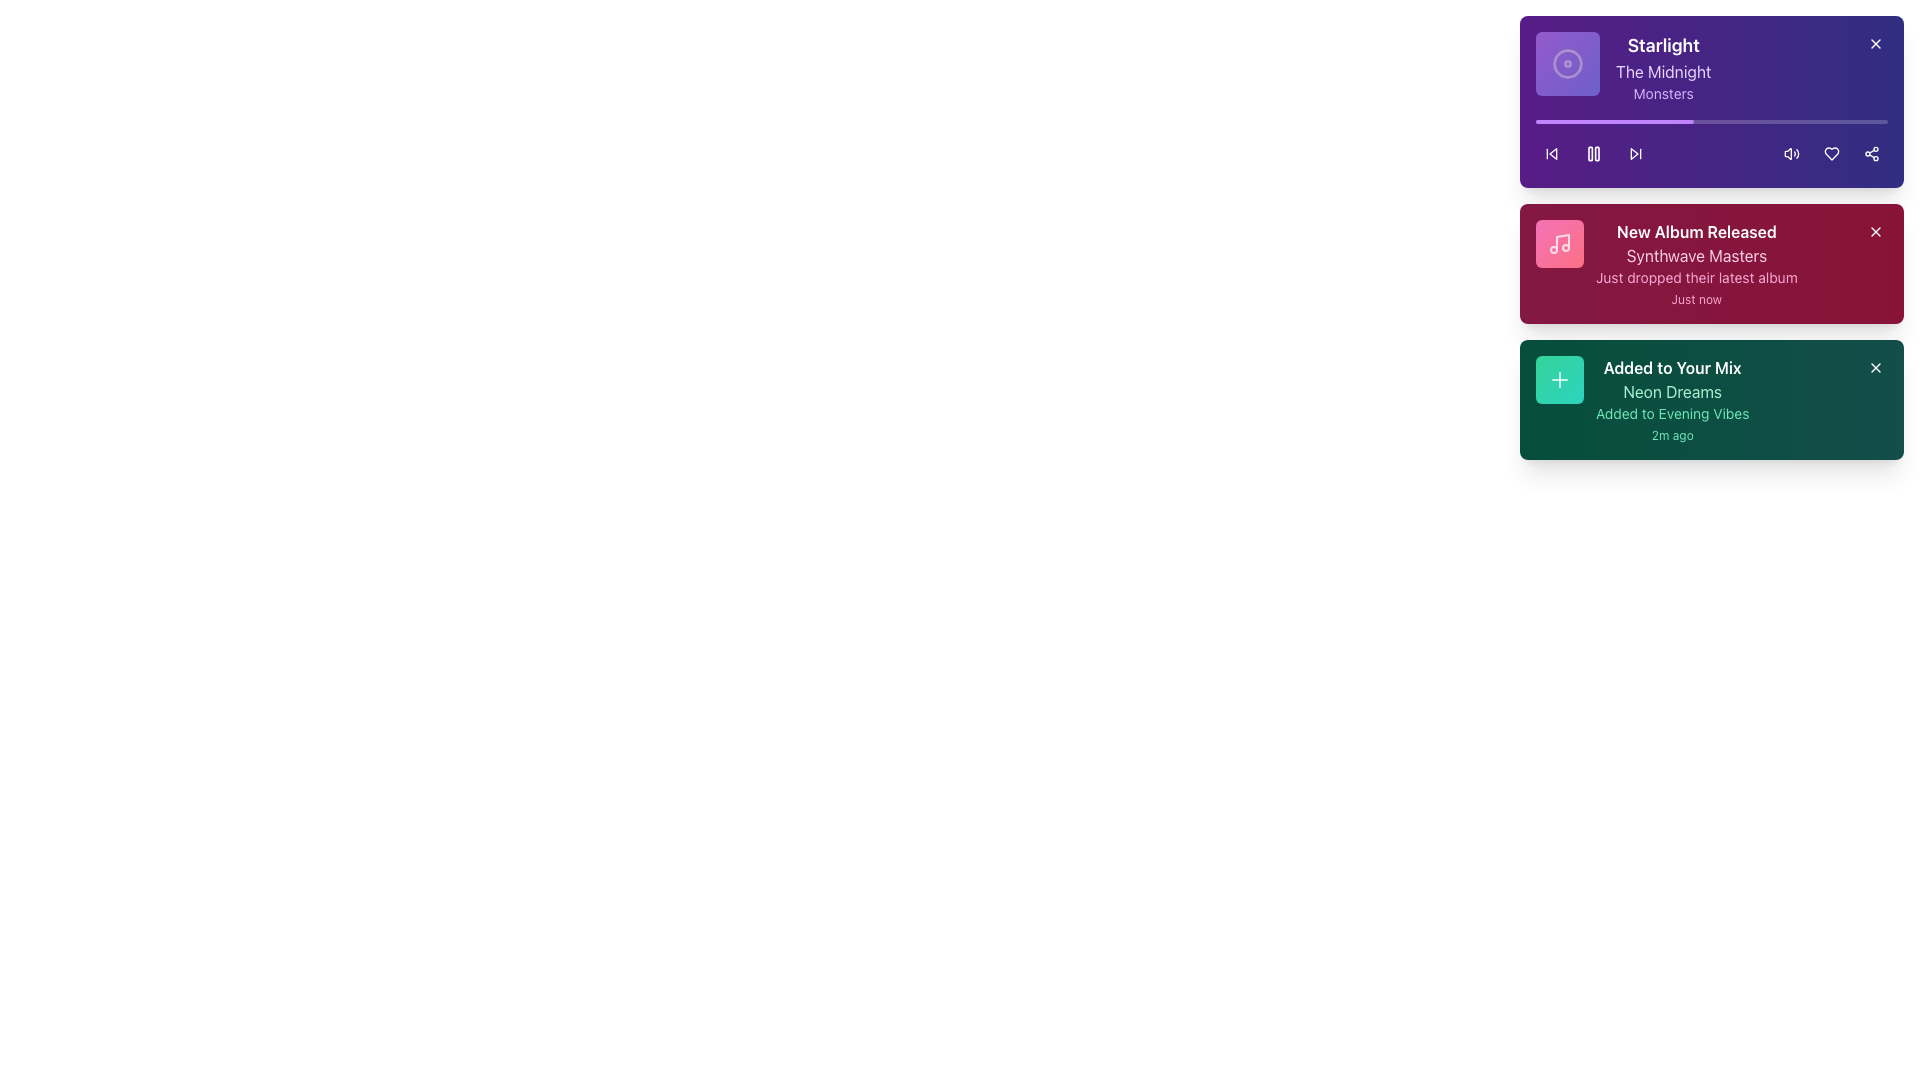 The image size is (1920, 1080). What do you see at coordinates (1567, 63) in the screenshot?
I see `the decorative icon located in the upper-left corner of the purple notification card next to the card title 'Starlight'` at bounding box center [1567, 63].